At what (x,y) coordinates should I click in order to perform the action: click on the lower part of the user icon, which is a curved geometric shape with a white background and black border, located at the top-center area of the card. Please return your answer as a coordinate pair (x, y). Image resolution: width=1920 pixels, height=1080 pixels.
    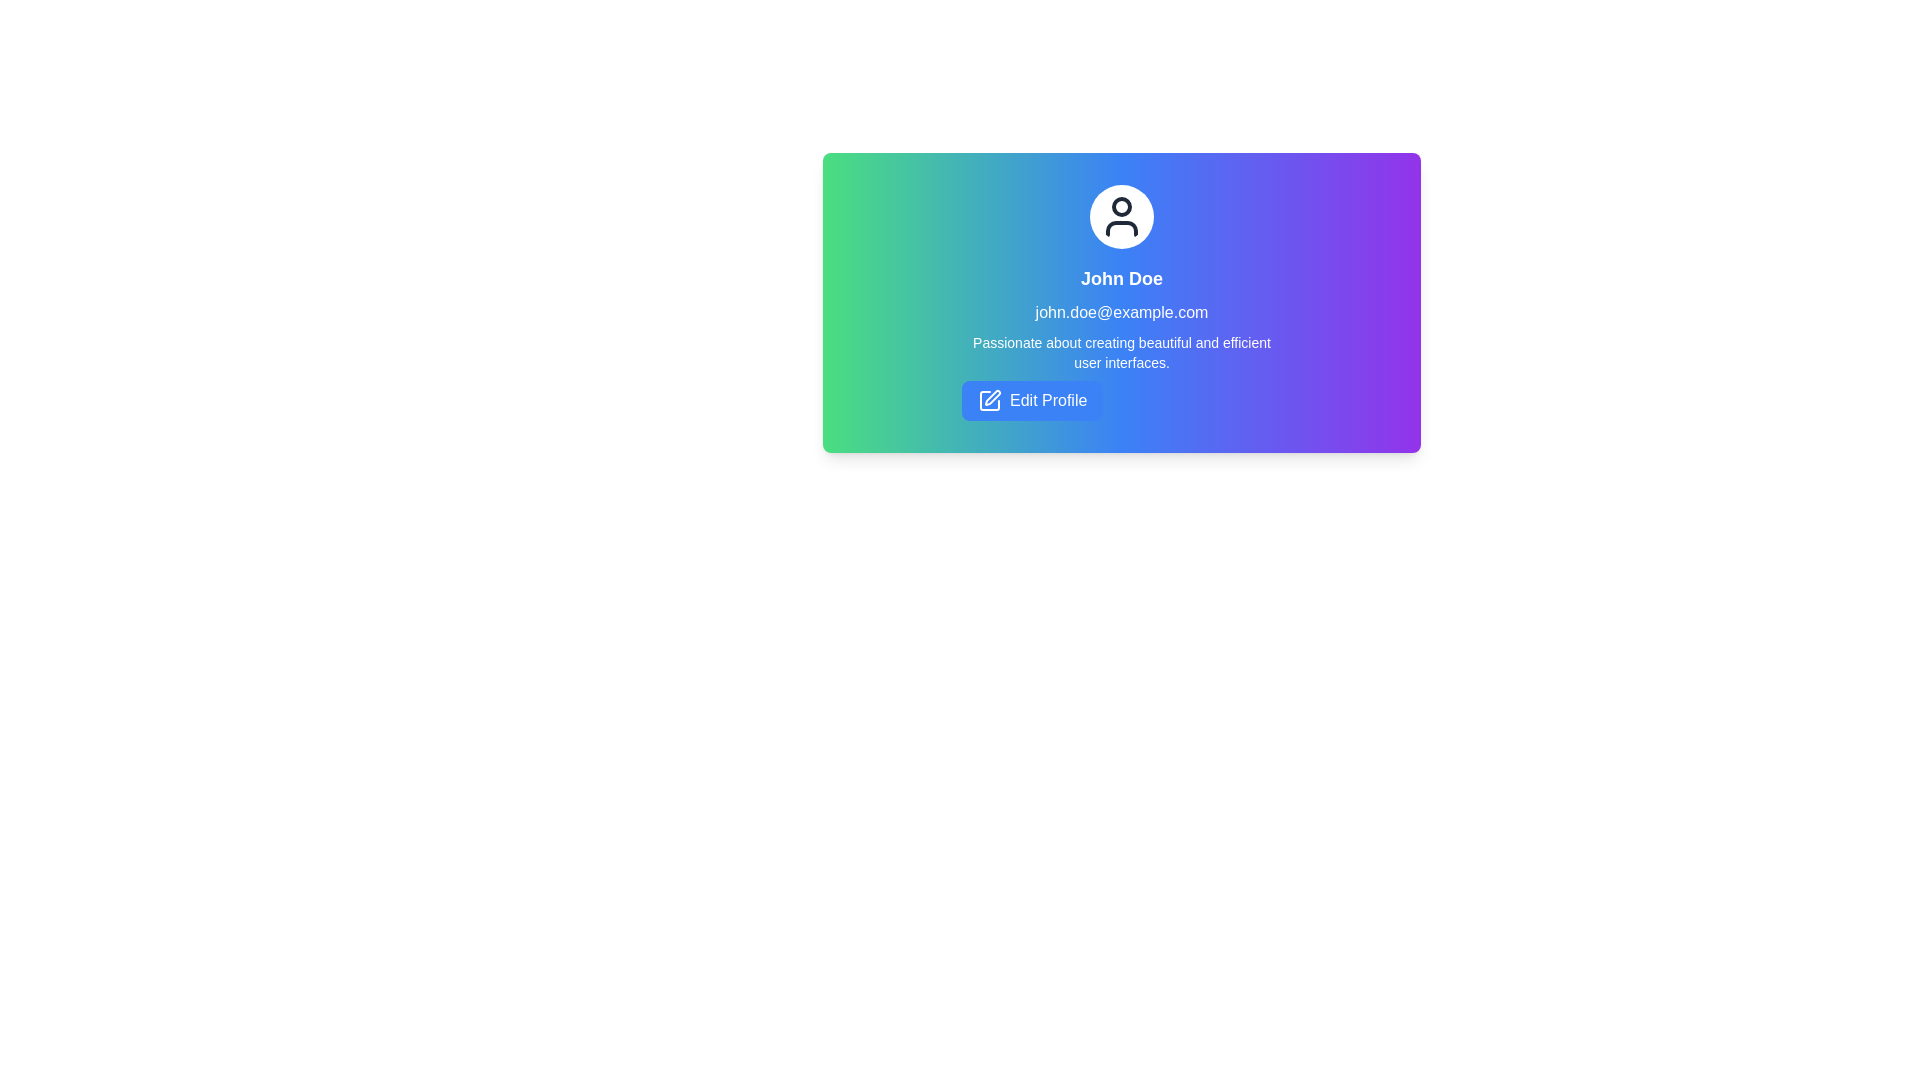
    Looking at the image, I should click on (1122, 227).